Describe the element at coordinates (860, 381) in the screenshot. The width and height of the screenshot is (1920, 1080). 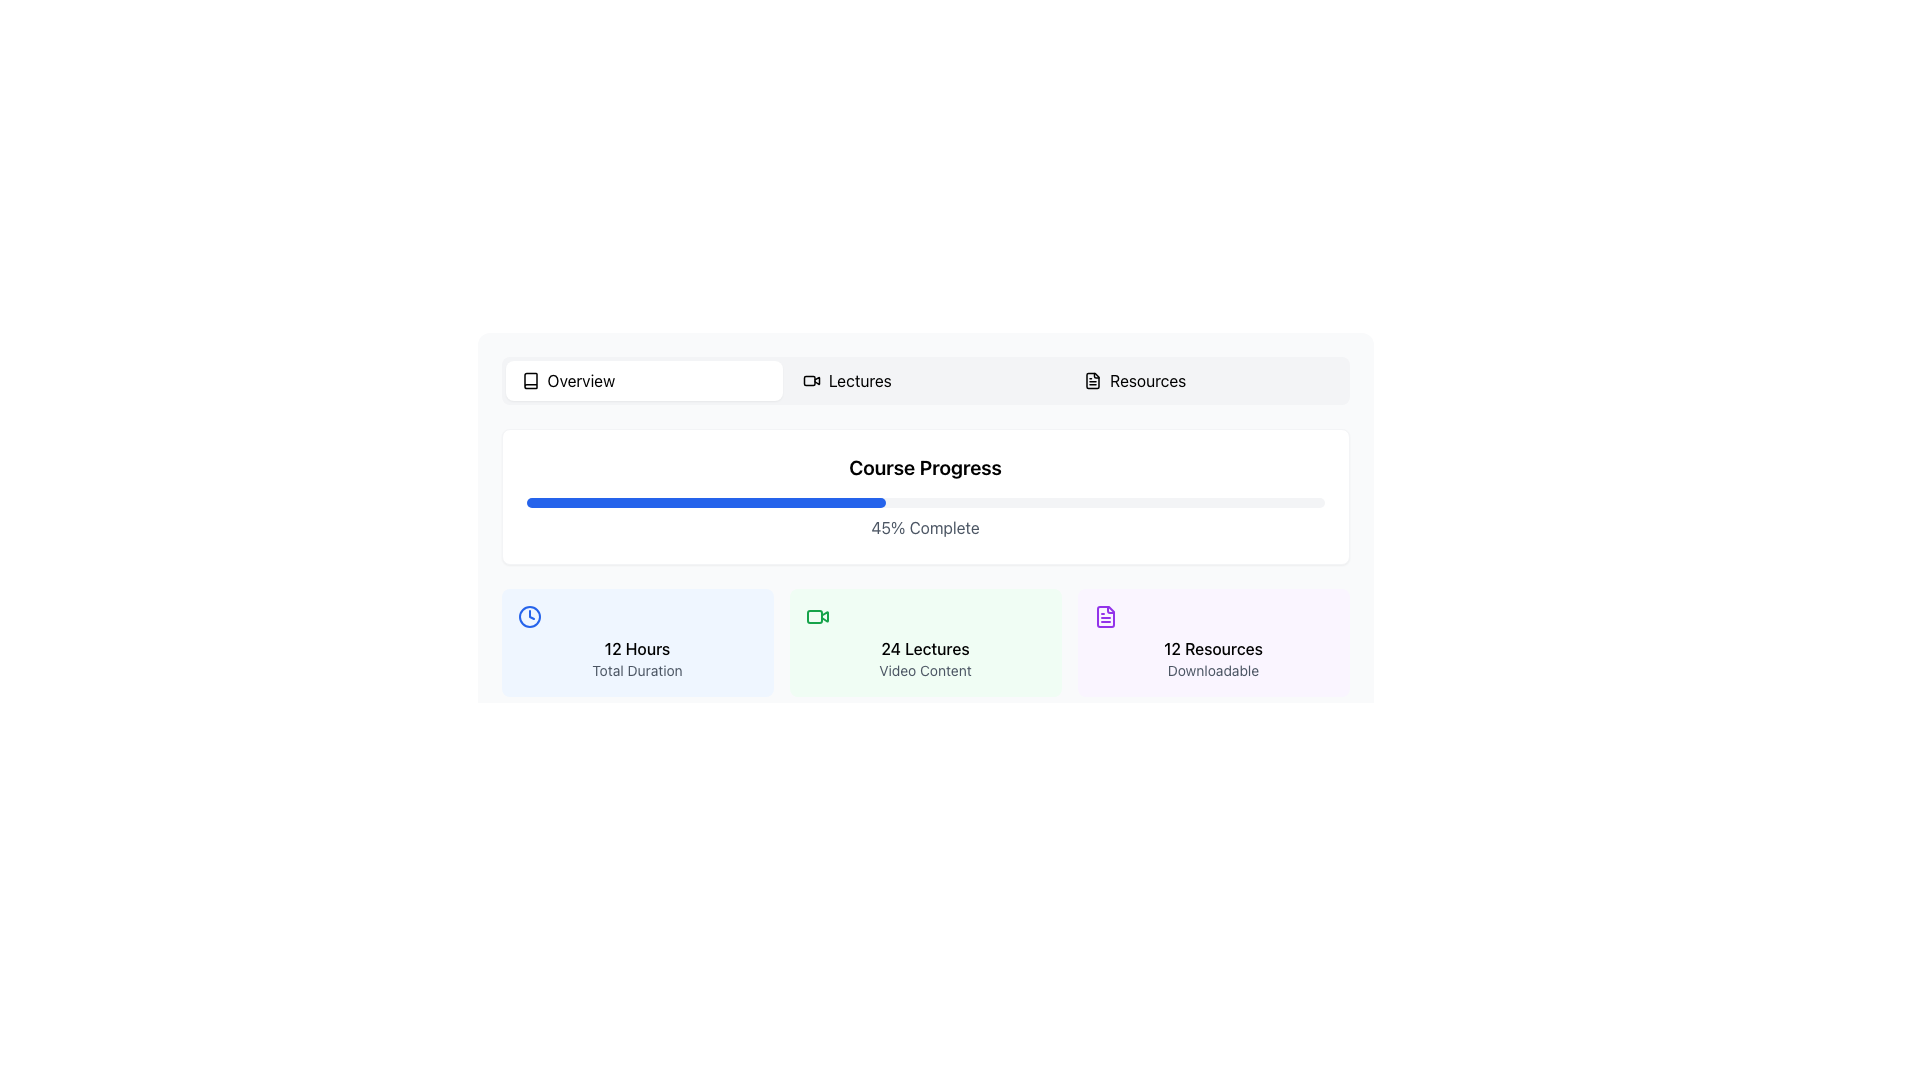
I see `the 'Lectures' label located on the header bar, positioned between the 'Overview' and 'Resources' options` at that location.